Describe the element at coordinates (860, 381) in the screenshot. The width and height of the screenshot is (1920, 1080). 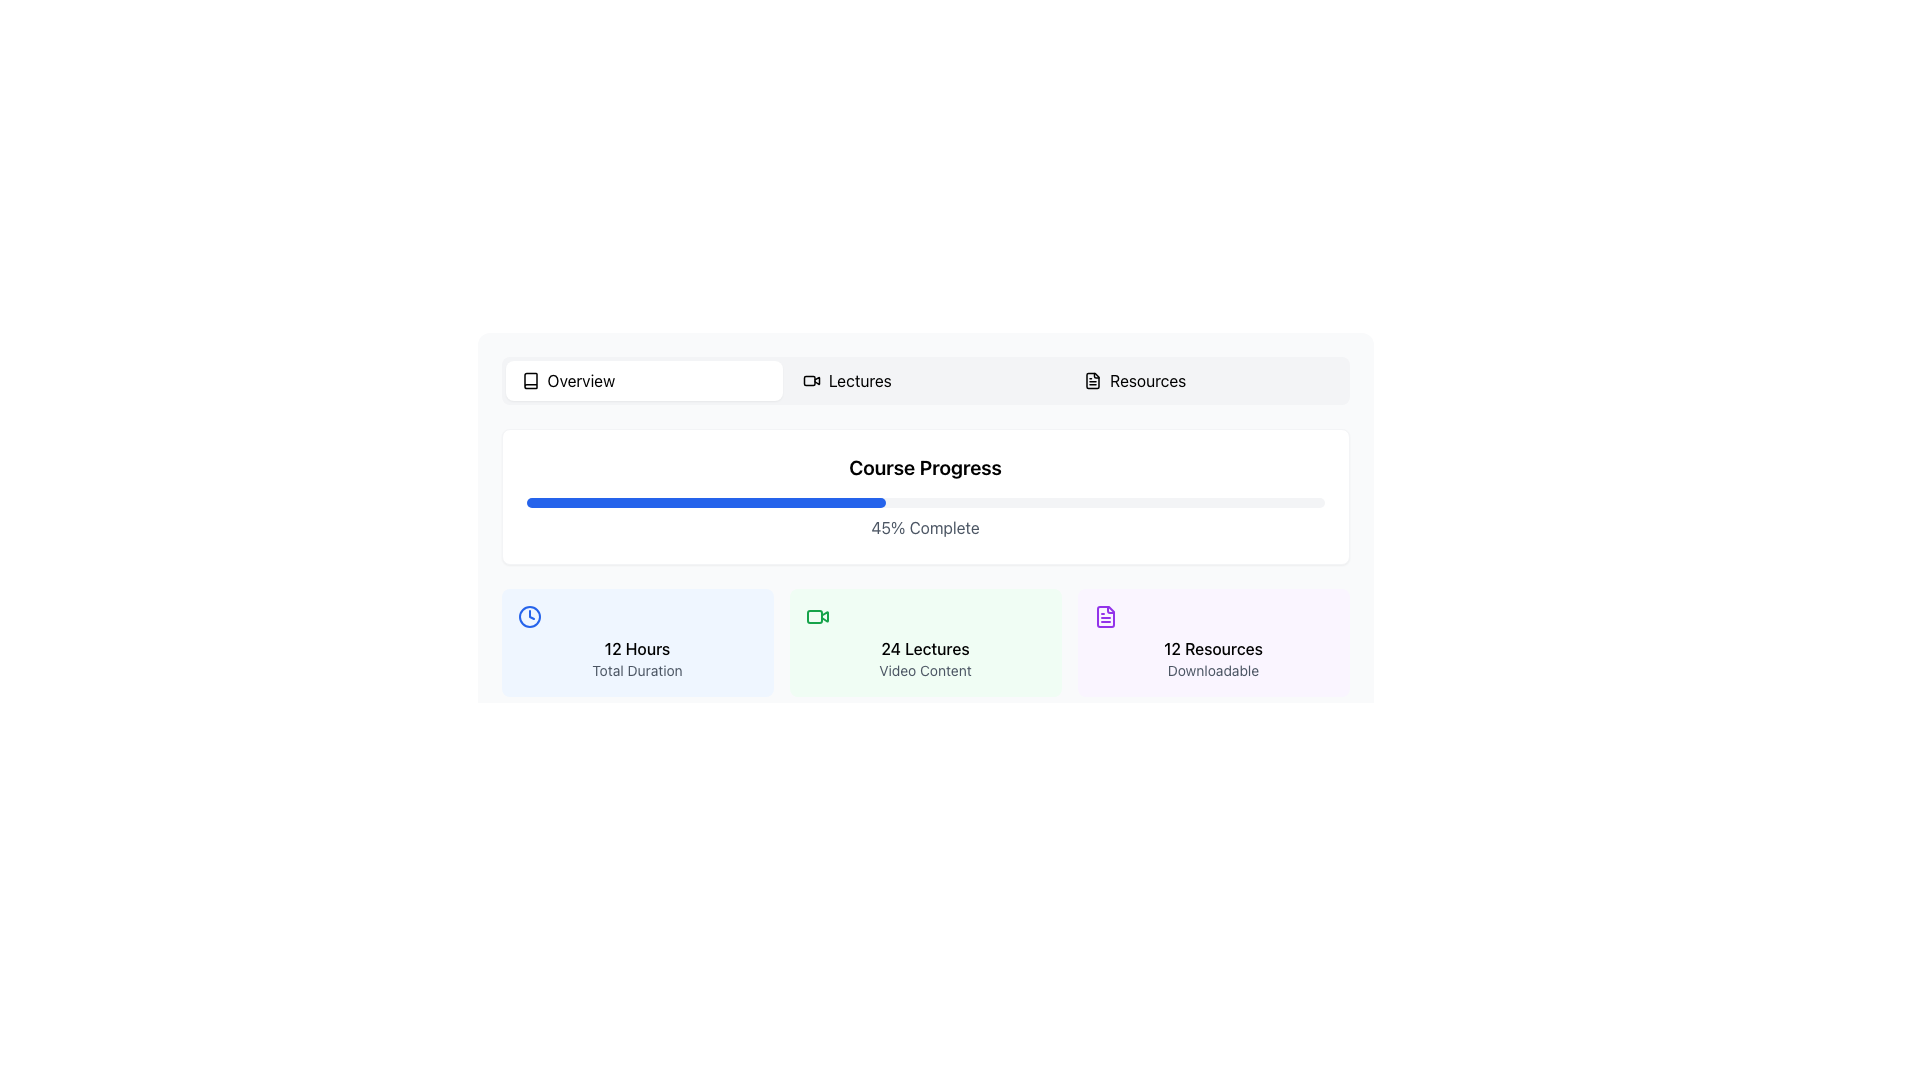
I see `the 'Lectures' label located on the header bar, positioned between the 'Overview' and 'Resources' options` at that location.